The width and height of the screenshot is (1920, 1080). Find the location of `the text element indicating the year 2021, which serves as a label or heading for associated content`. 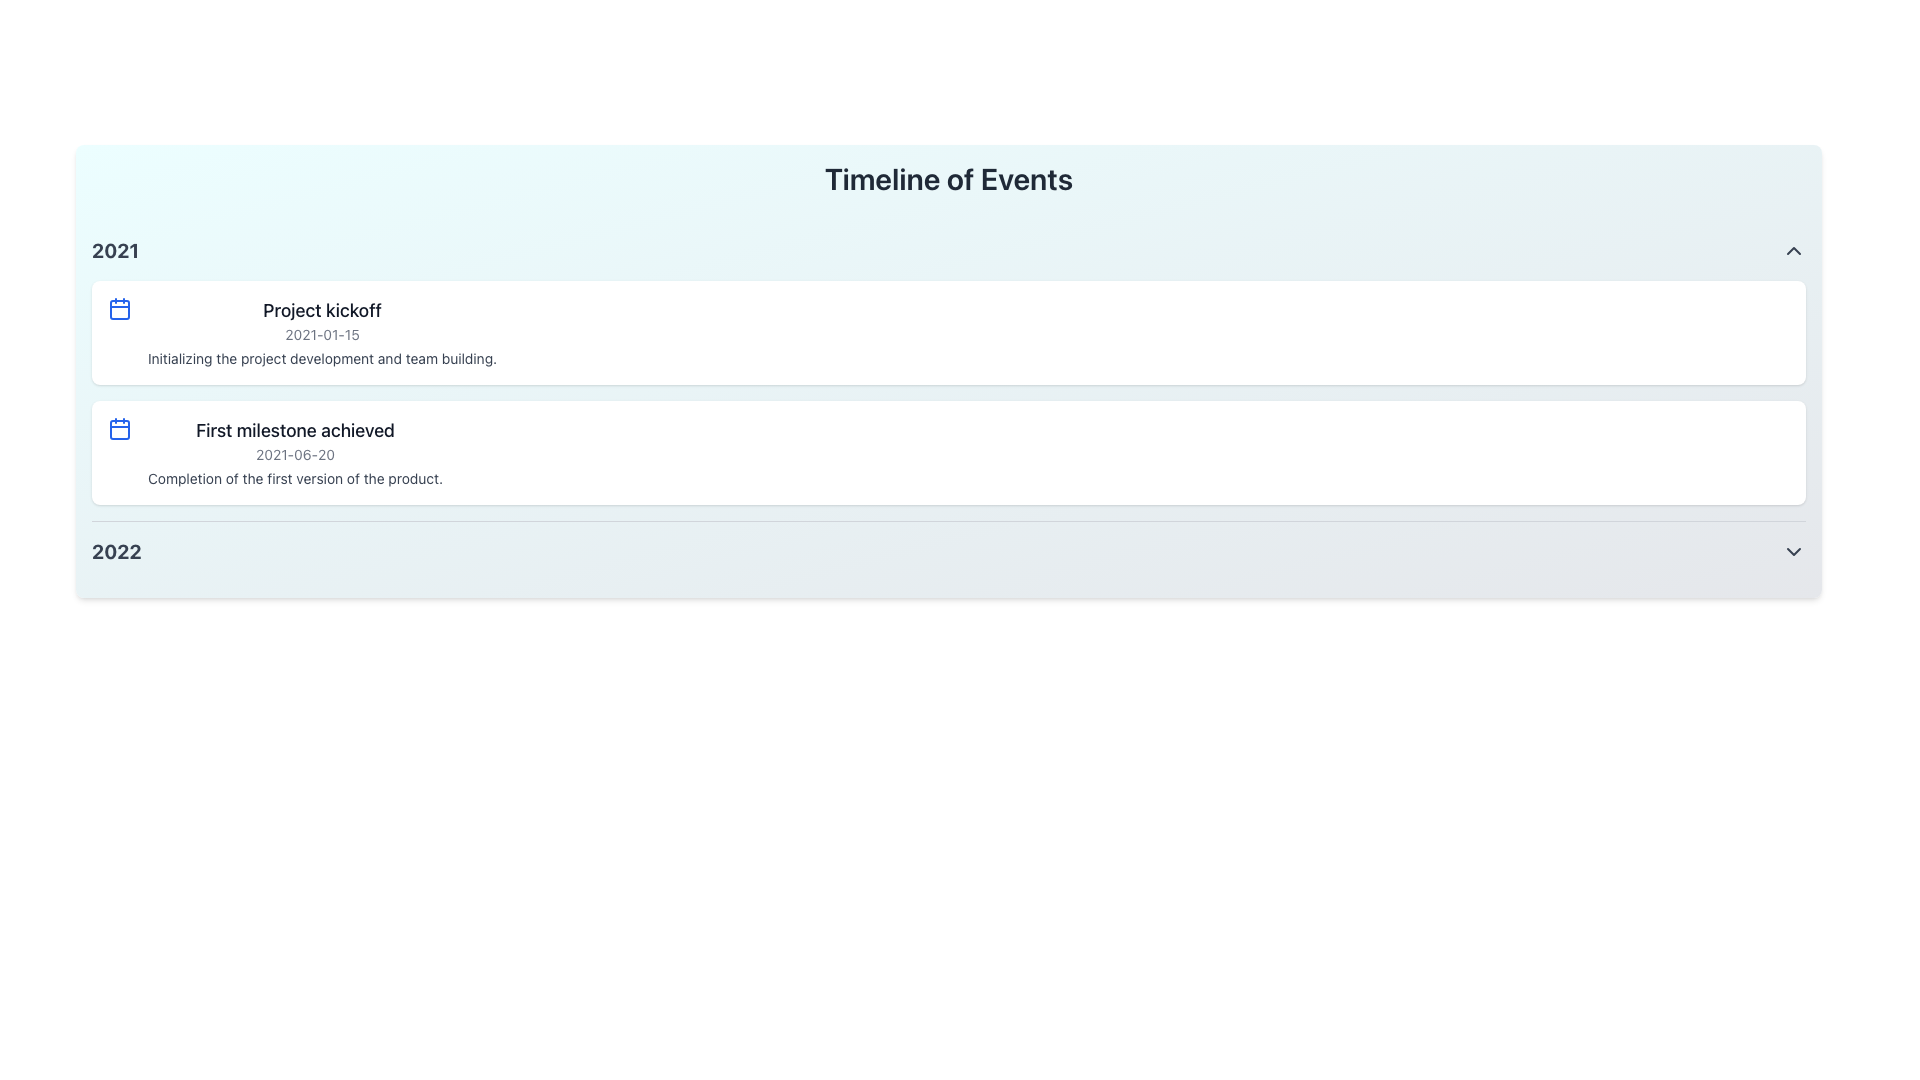

the text element indicating the year 2021, which serves as a label or heading for associated content is located at coordinates (114, 249).